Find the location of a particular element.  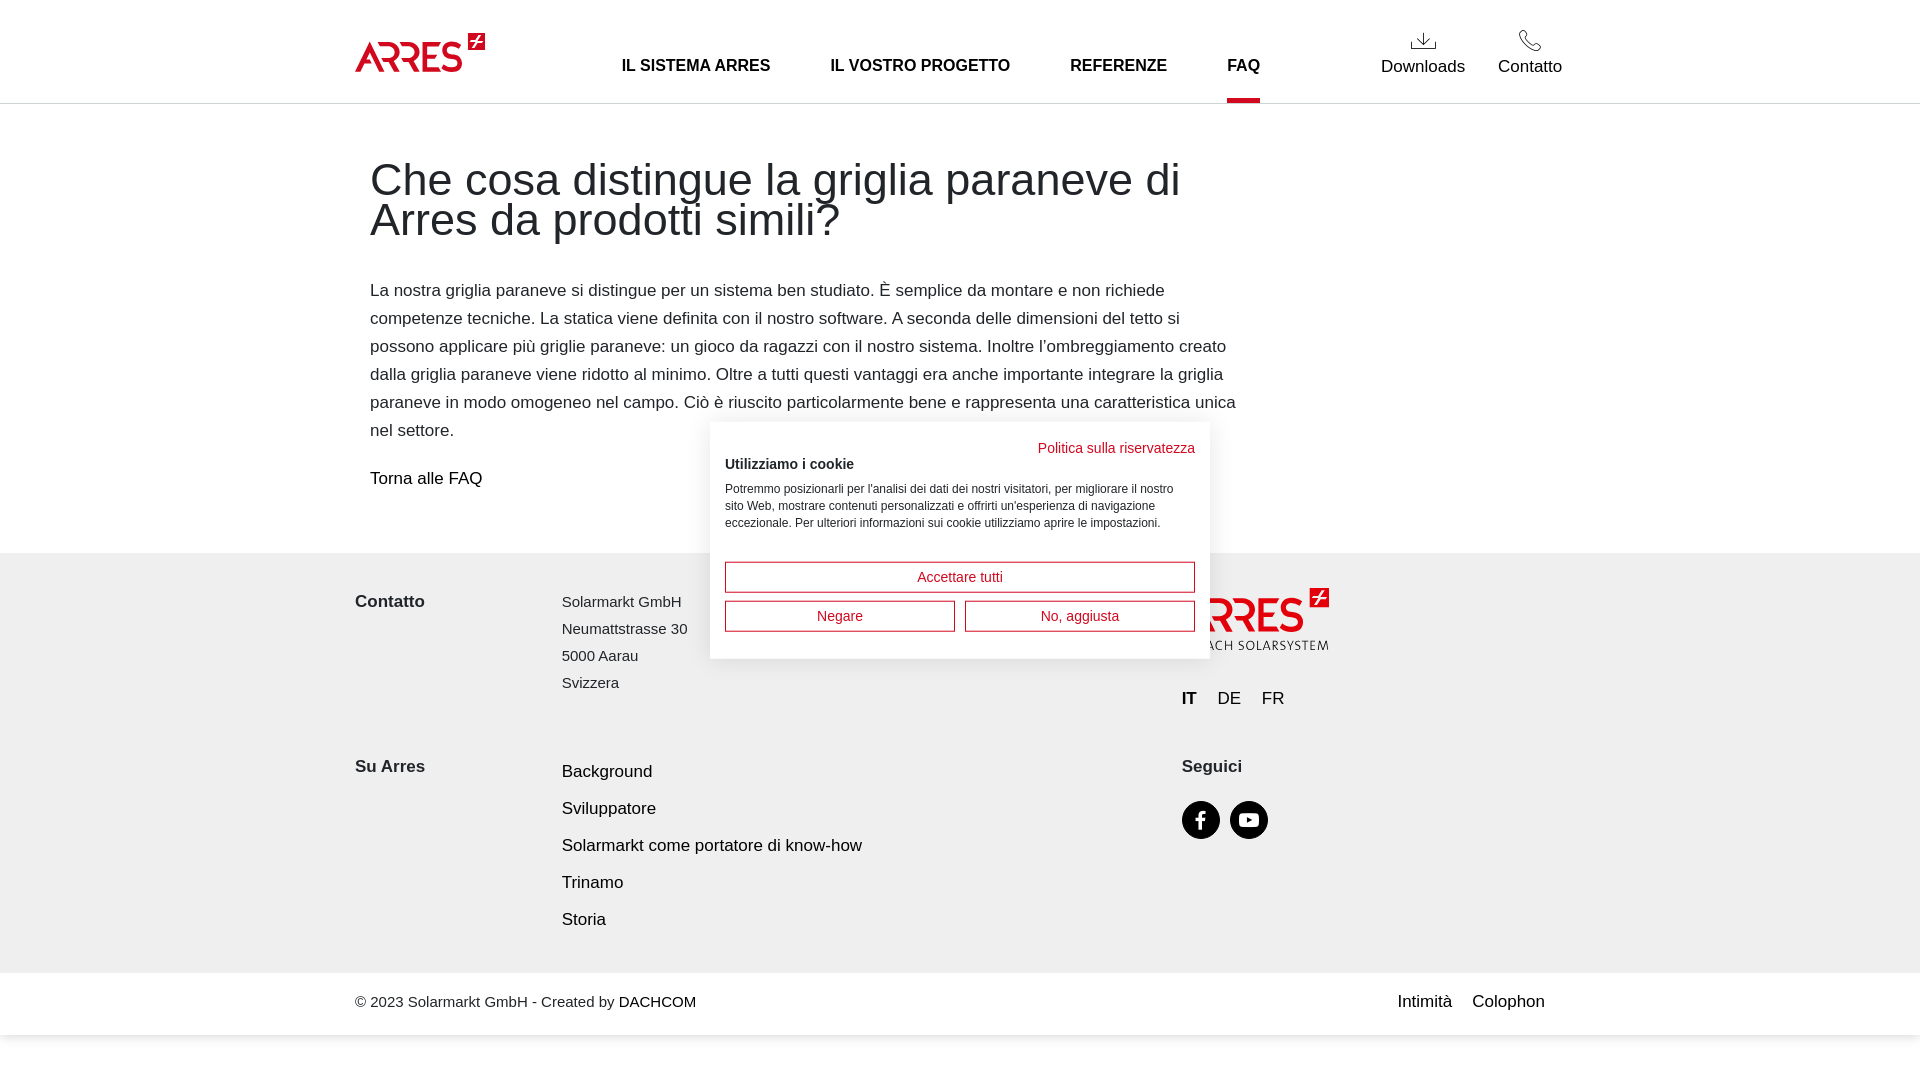

'REFERENZE' is located at coordinates (1069, 64).